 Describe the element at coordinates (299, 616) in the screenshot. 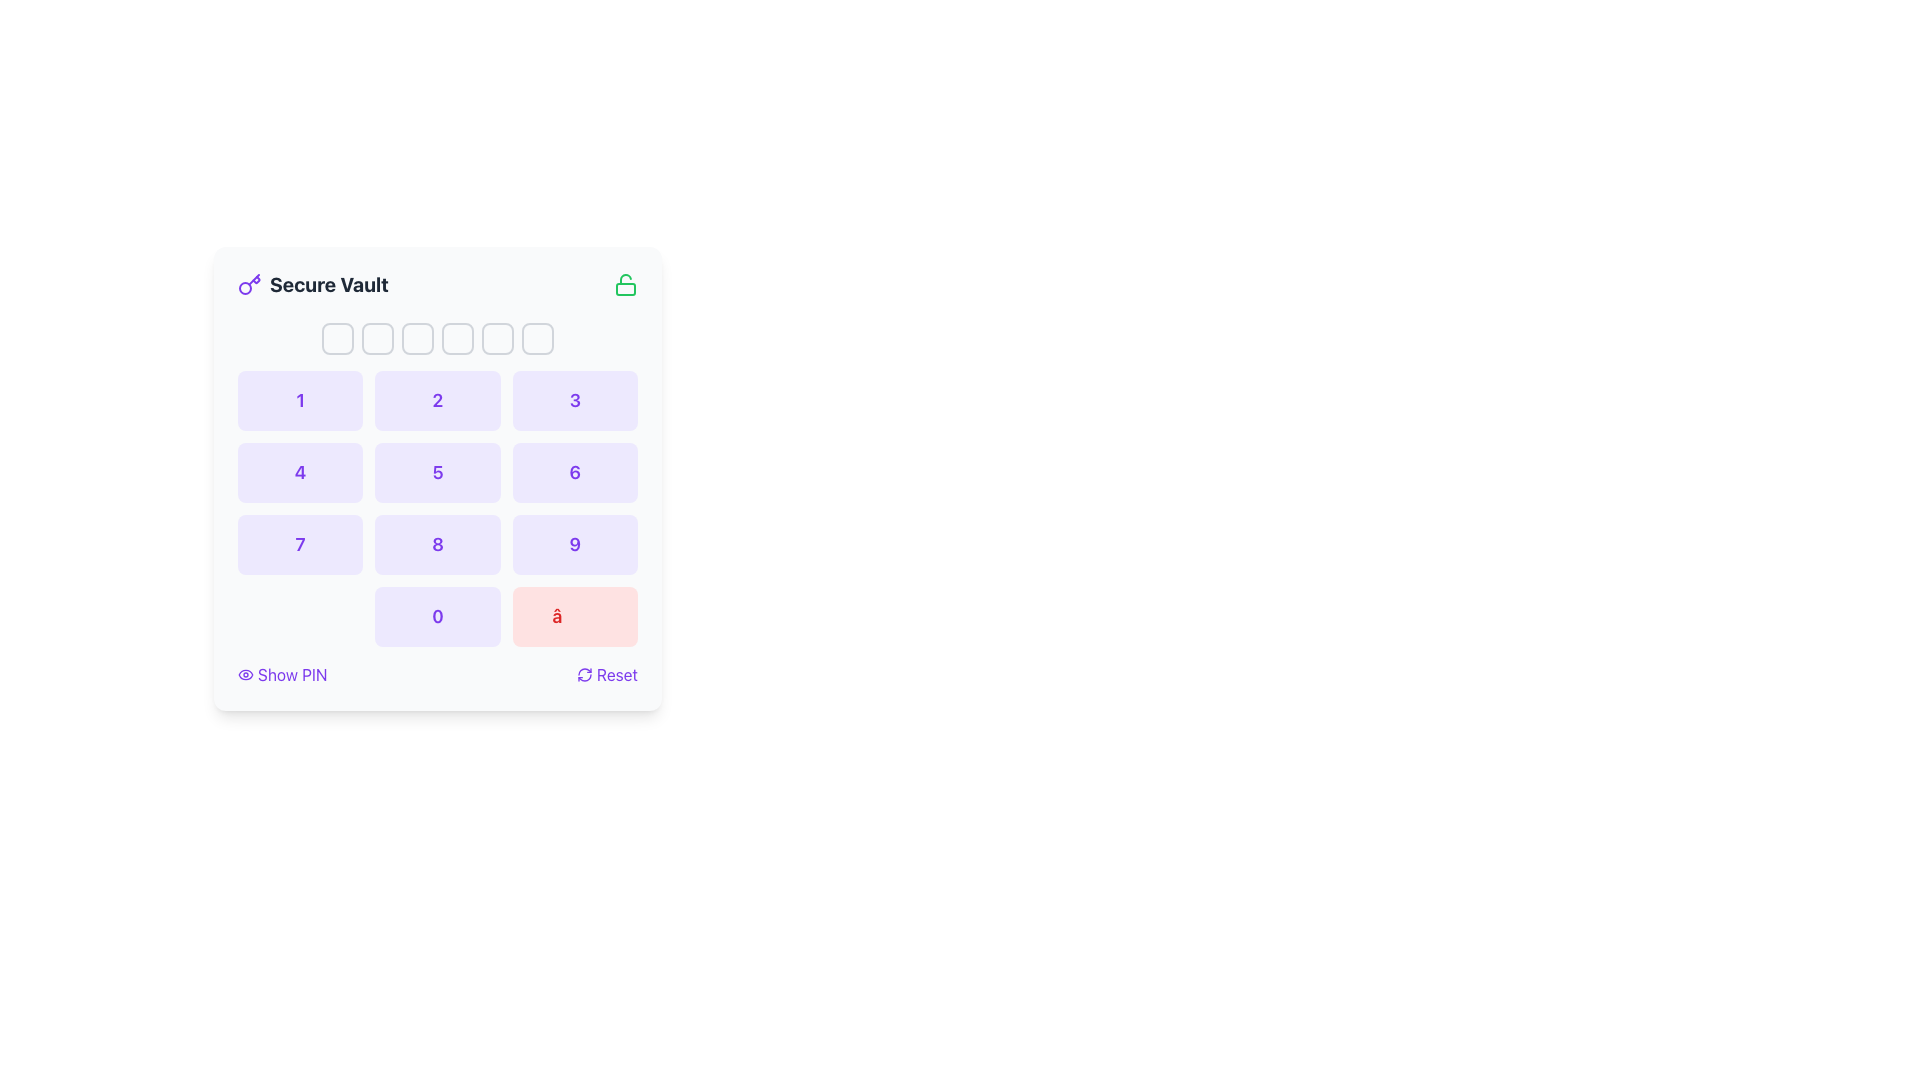

I see `the empty button in the first column of the last row of the number keypad under the 'Secure Vault' title` at that location.